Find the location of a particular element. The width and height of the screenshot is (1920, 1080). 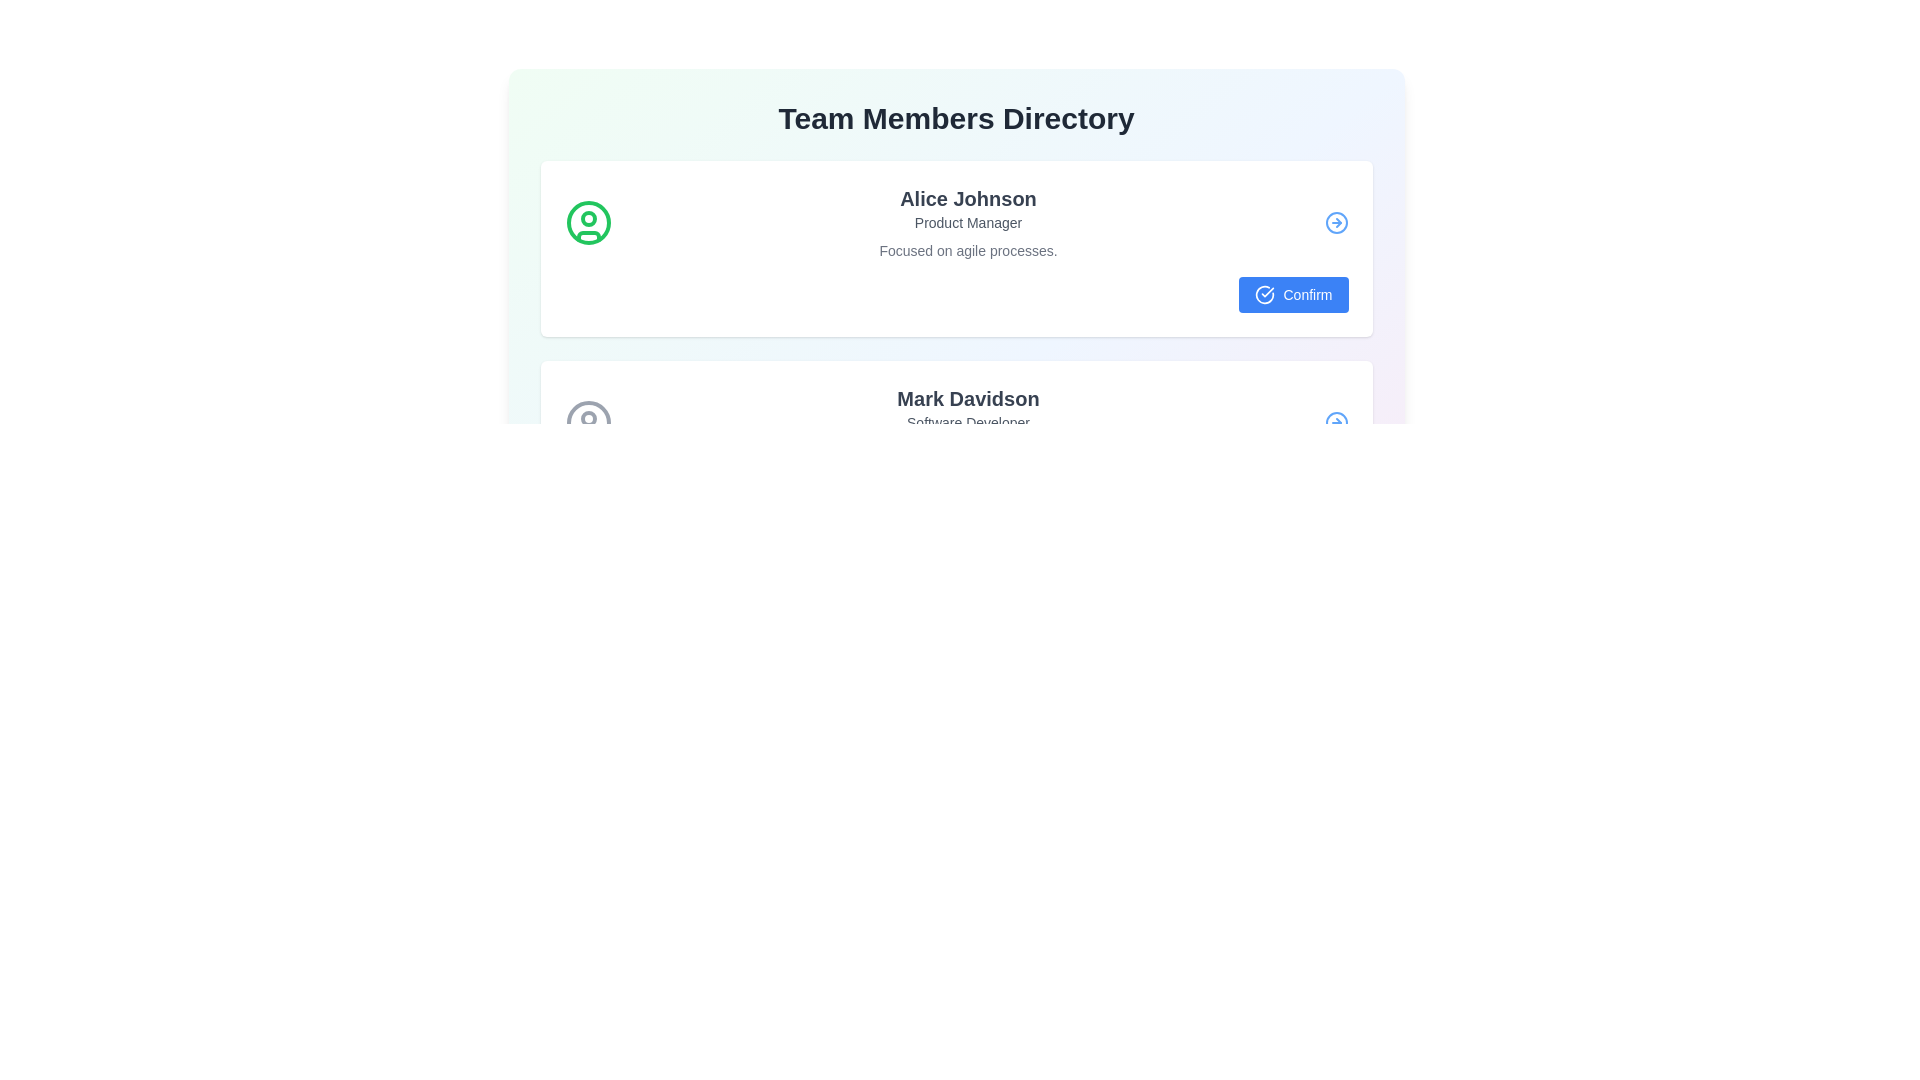

the arrow icon next to the member's name to view their details is located at coordinates (1336, 223).